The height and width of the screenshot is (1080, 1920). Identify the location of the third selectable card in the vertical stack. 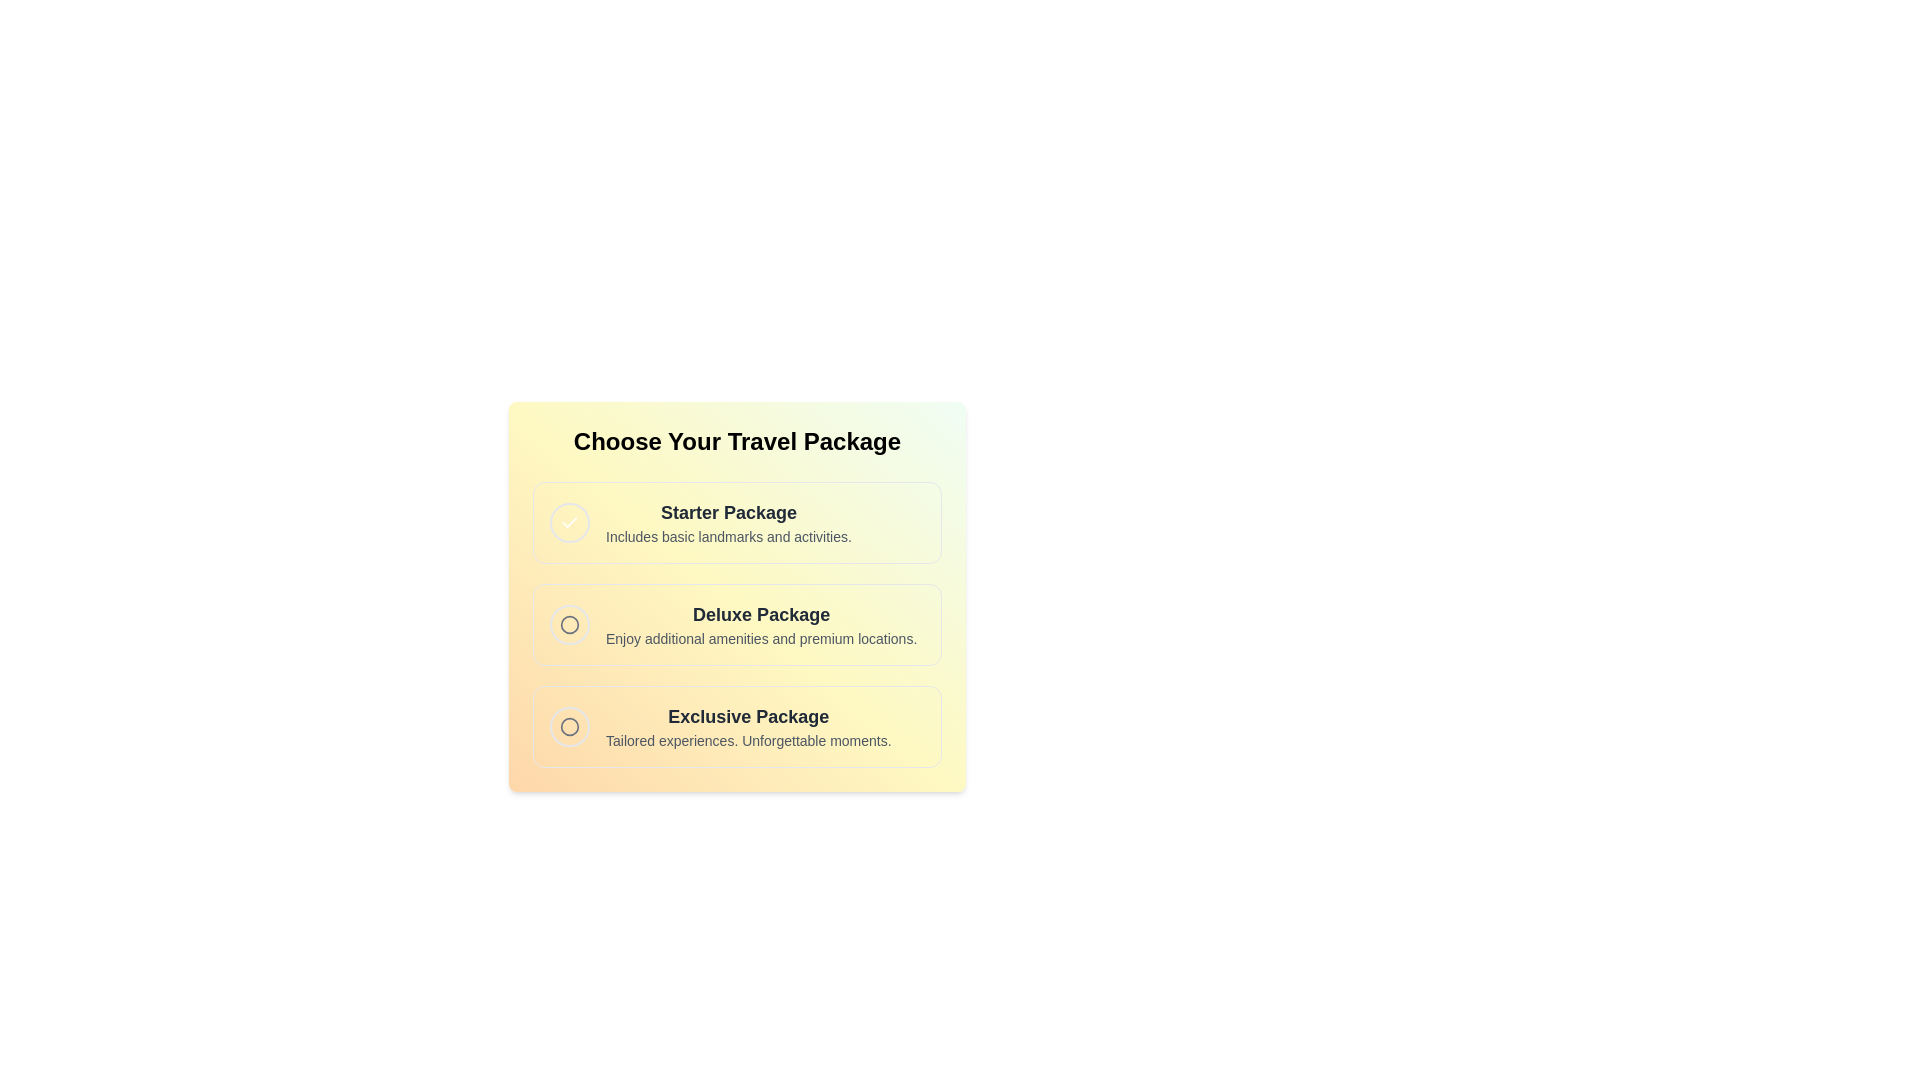
(736, 726).